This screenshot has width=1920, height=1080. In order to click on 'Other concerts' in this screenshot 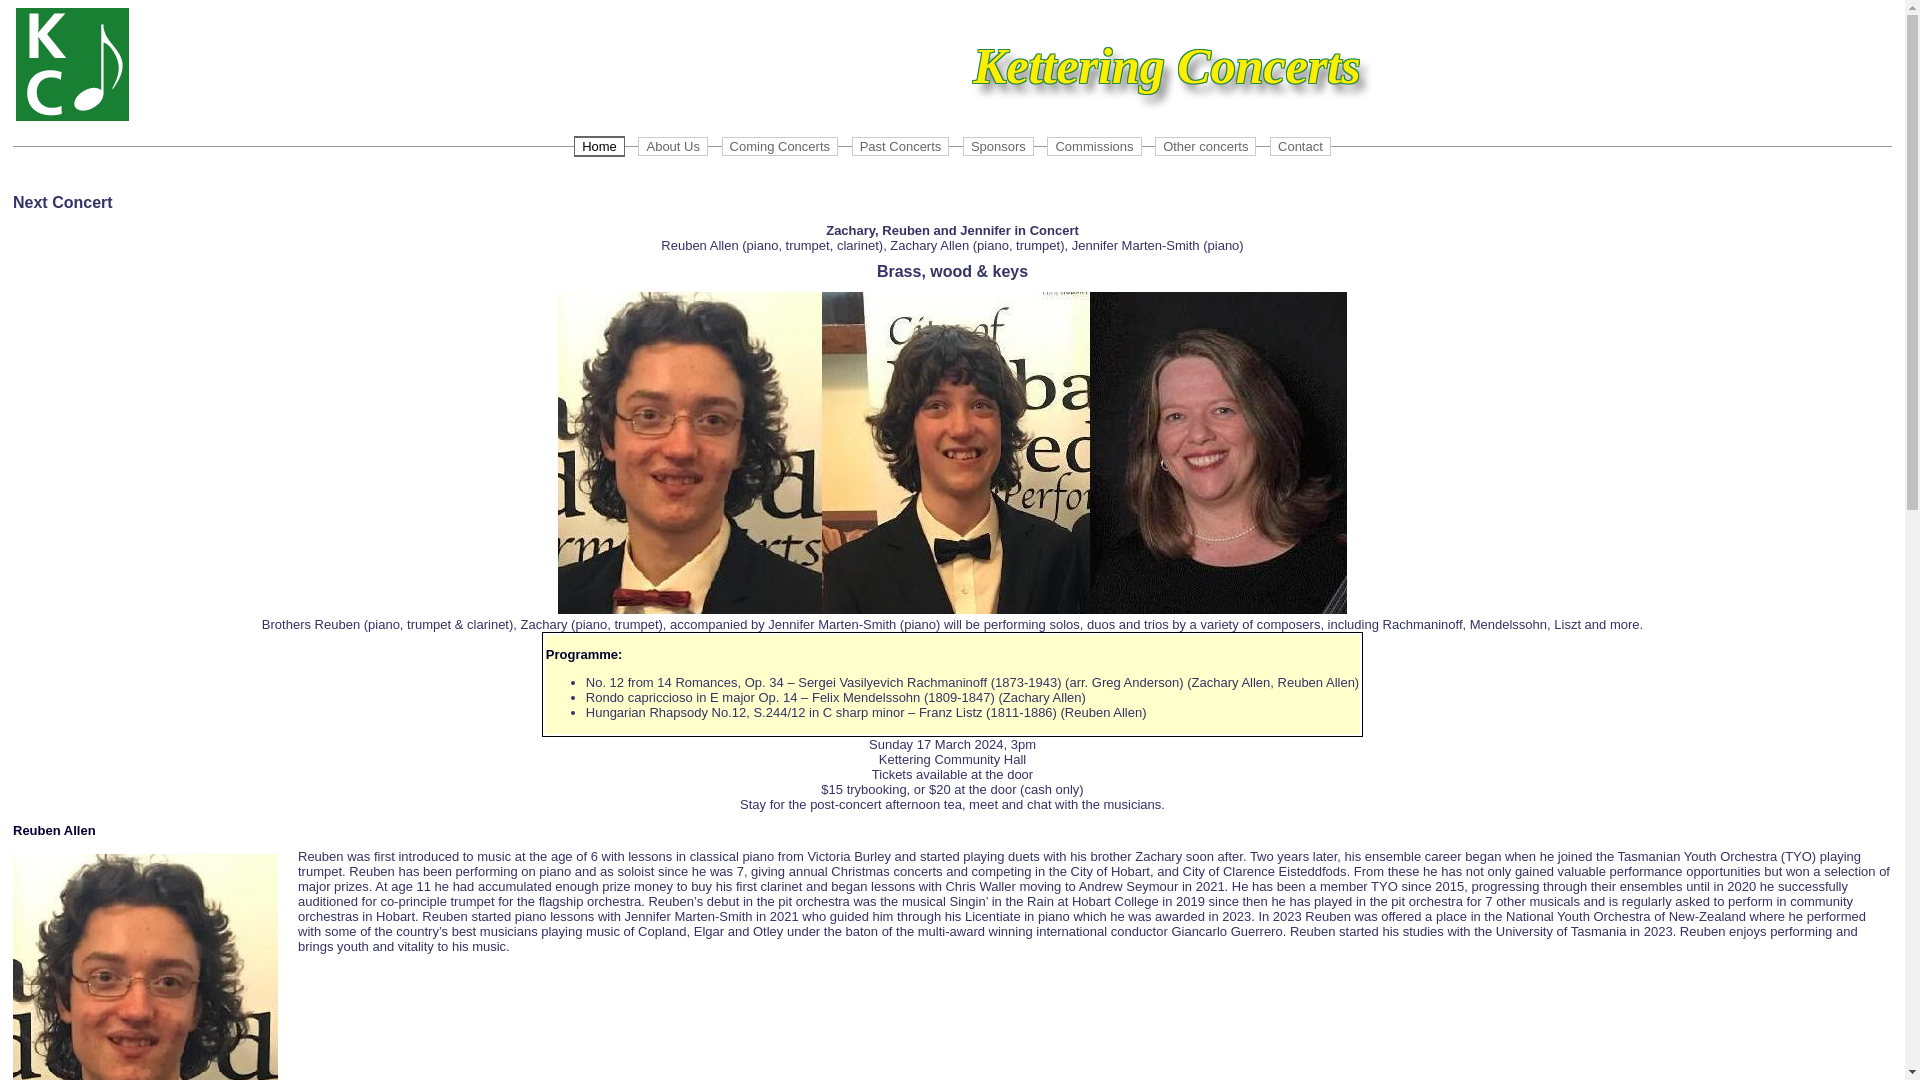, I will do `click(1204, 145)`.